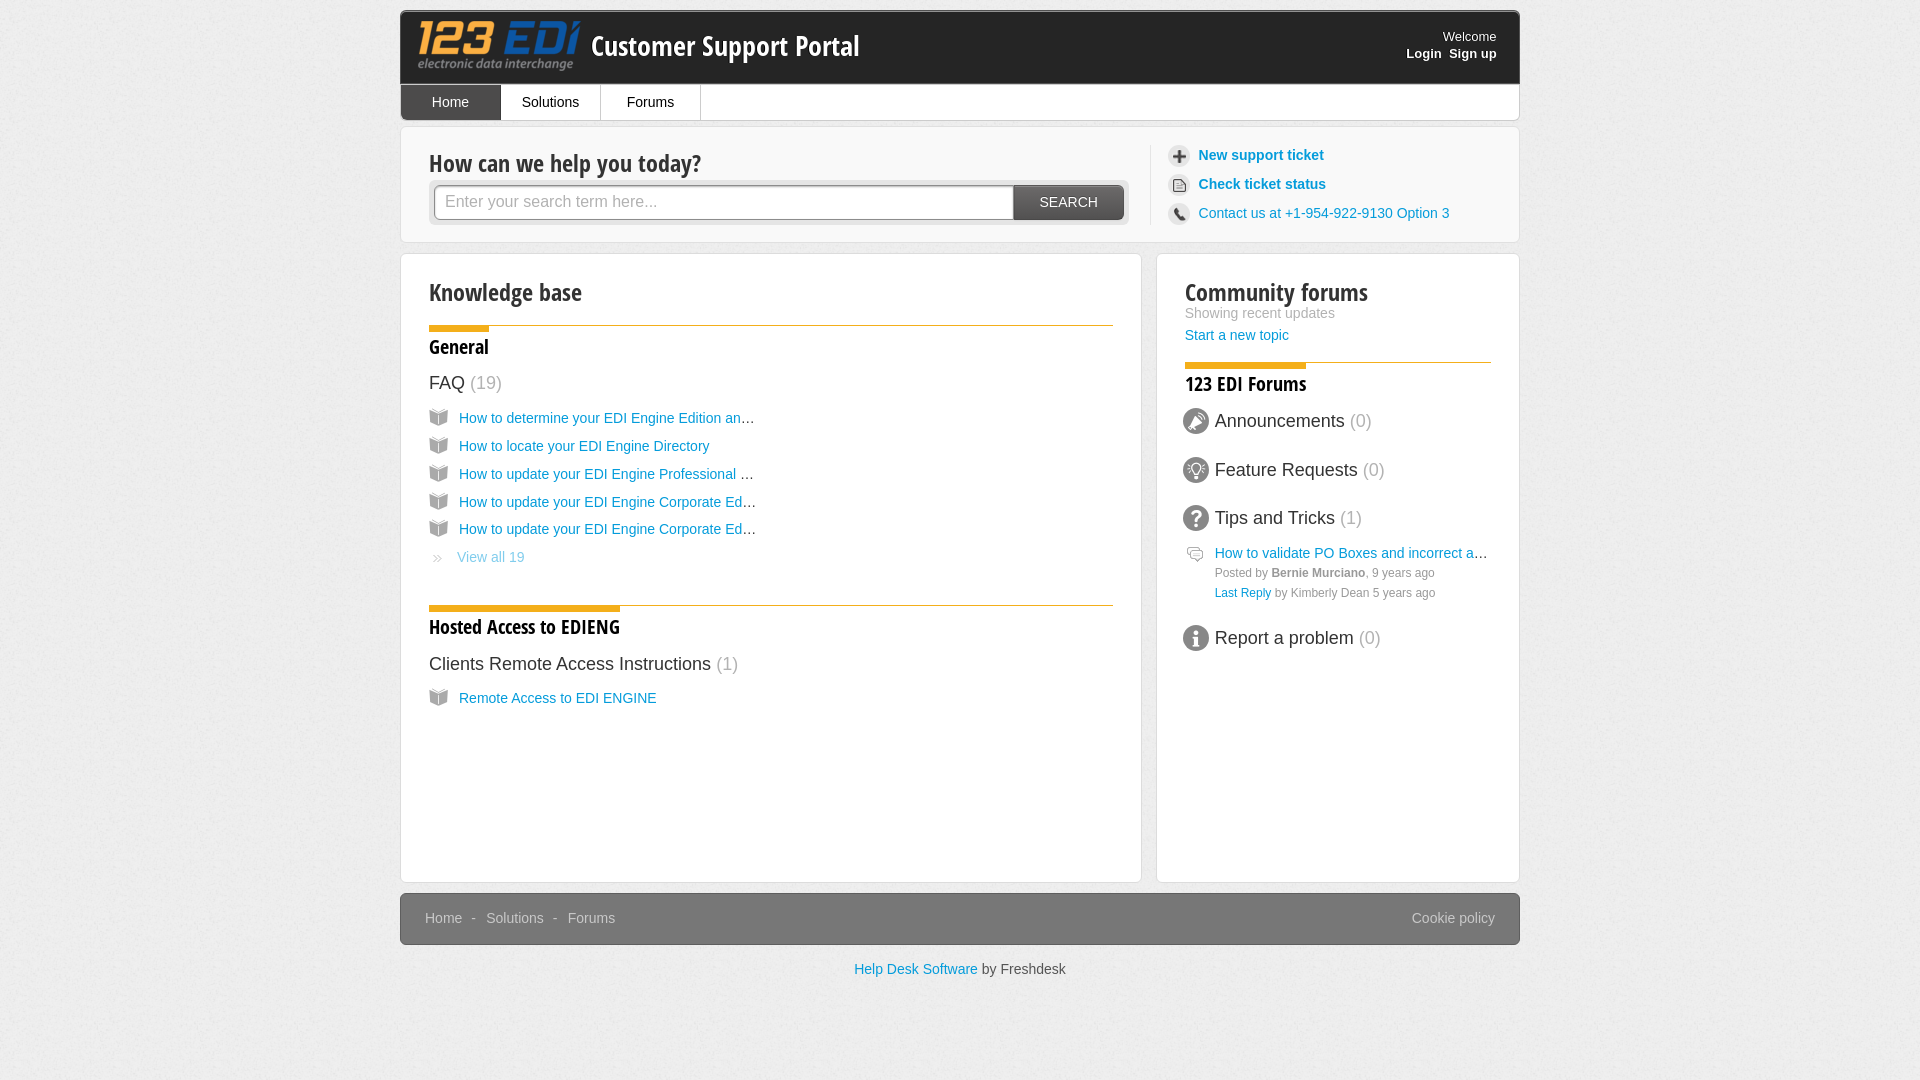 Image resolution: width=1920 pixels, height=1080 pixels. What do you see at coordinates (1293, 419) in the screenshot?
I see `'Announcements 0'` at bounding box center [1293, 419].